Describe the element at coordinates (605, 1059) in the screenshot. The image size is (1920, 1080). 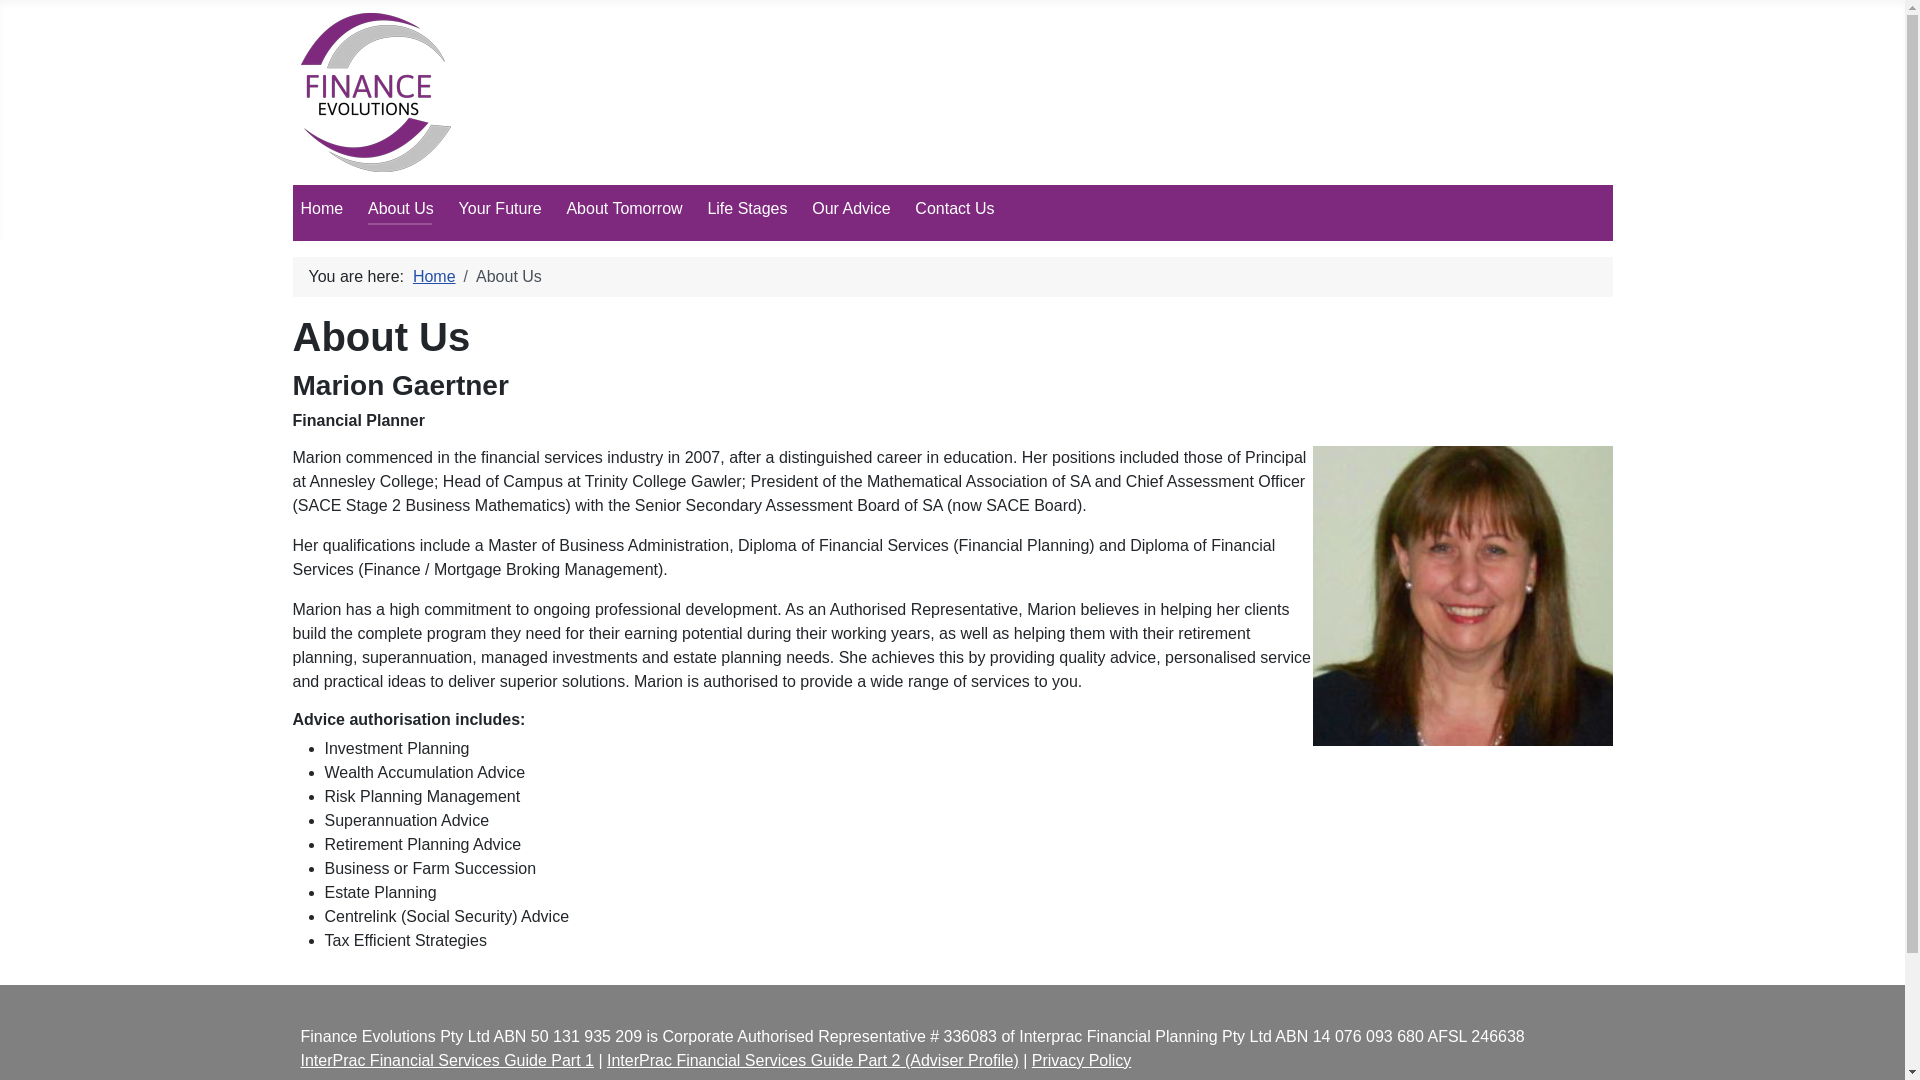
I see `'InterPrac Financial Services Guide Part 2 (Adviser Profile)'` at that location.